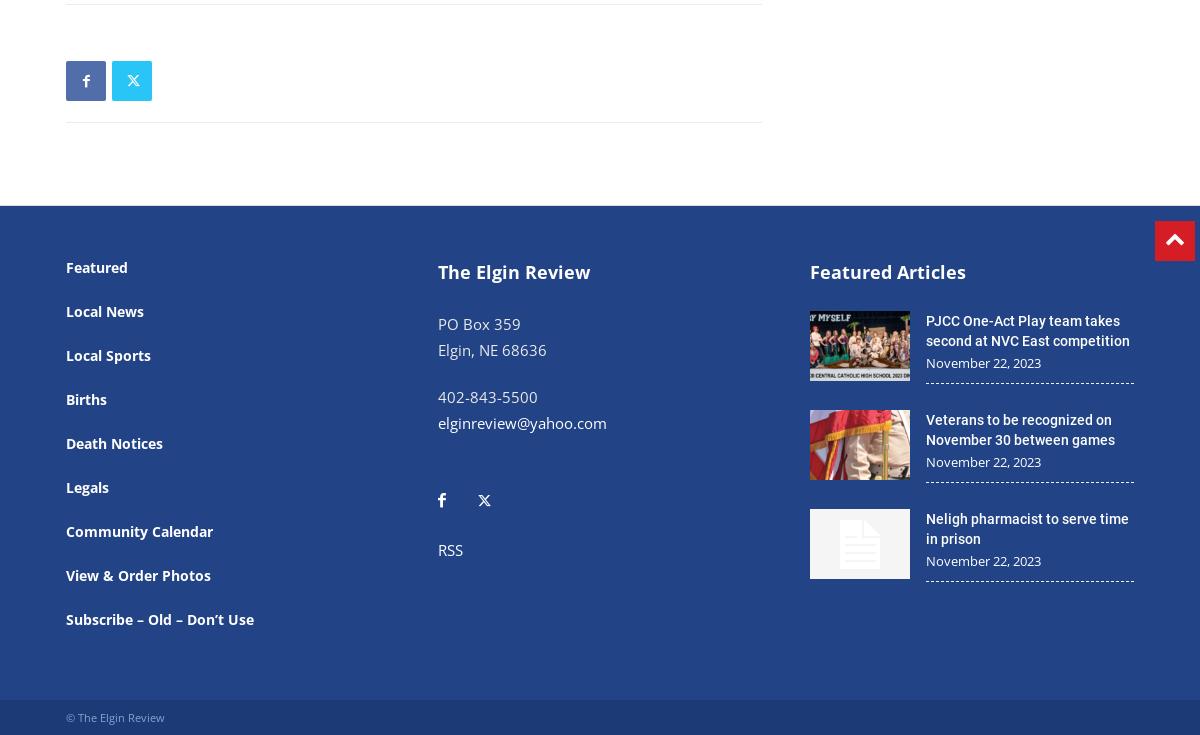  What do you see at coordinates (139, 530) in the screenshot?
I see `'Community Calendar'` at bounding box center [139, 530].